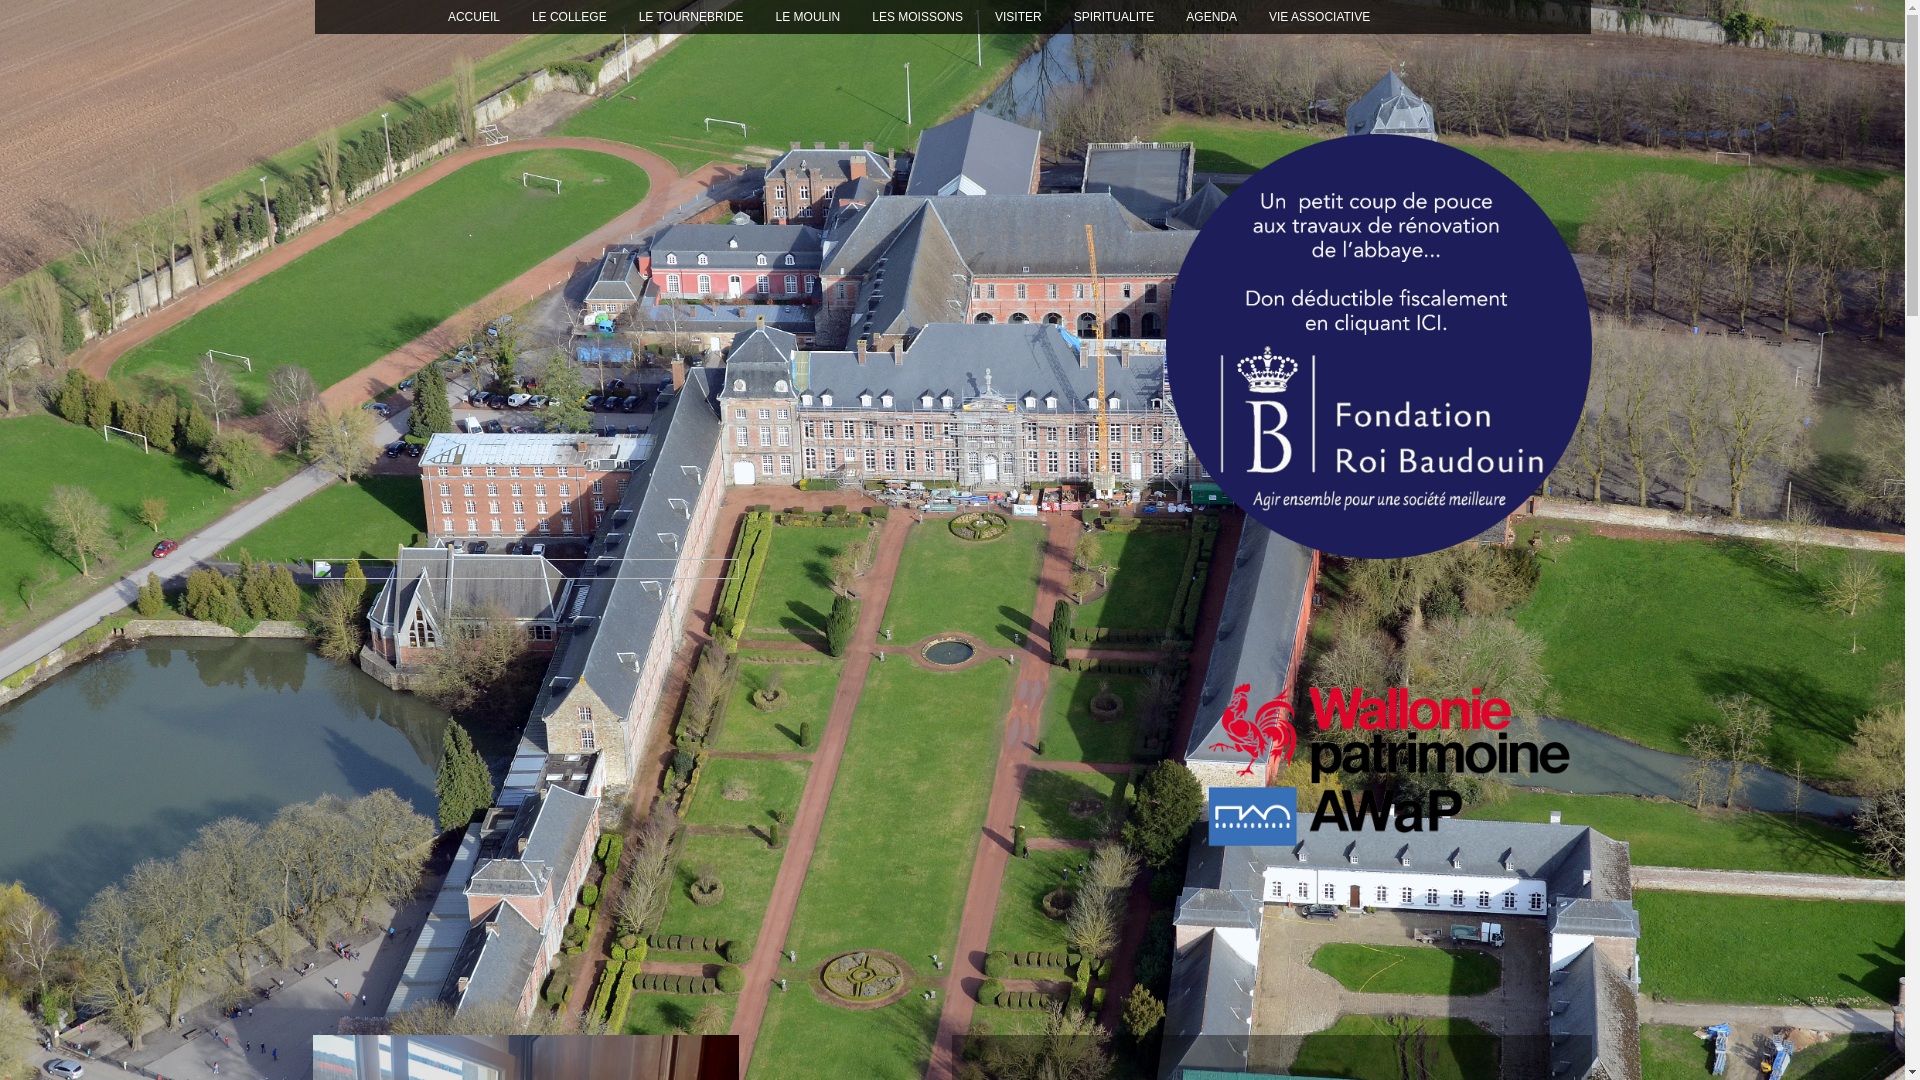 This screenshot has width=1920, height=1080. I want to click on 'LE TOURNEBRIDE', so click(691, 16).